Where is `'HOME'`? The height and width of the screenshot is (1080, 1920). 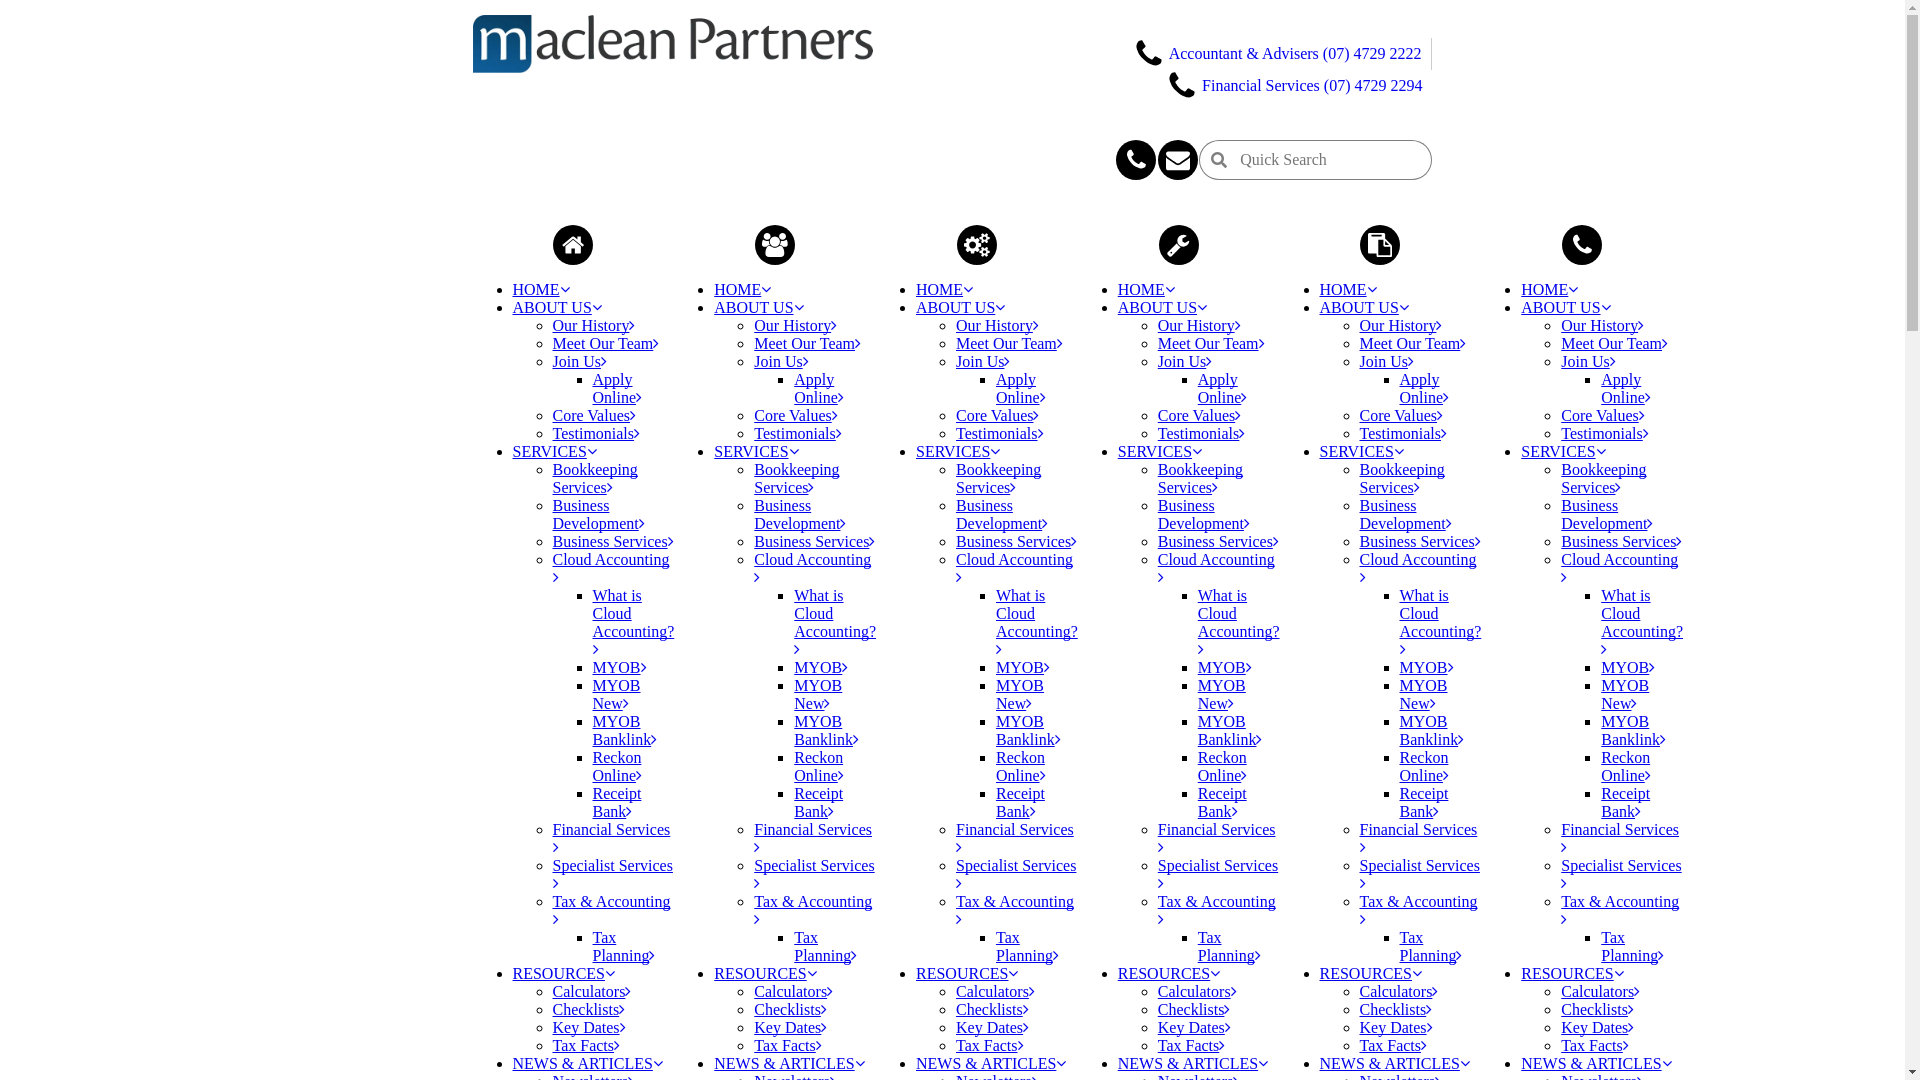
'HOME' is located at coordinates (540, 289).